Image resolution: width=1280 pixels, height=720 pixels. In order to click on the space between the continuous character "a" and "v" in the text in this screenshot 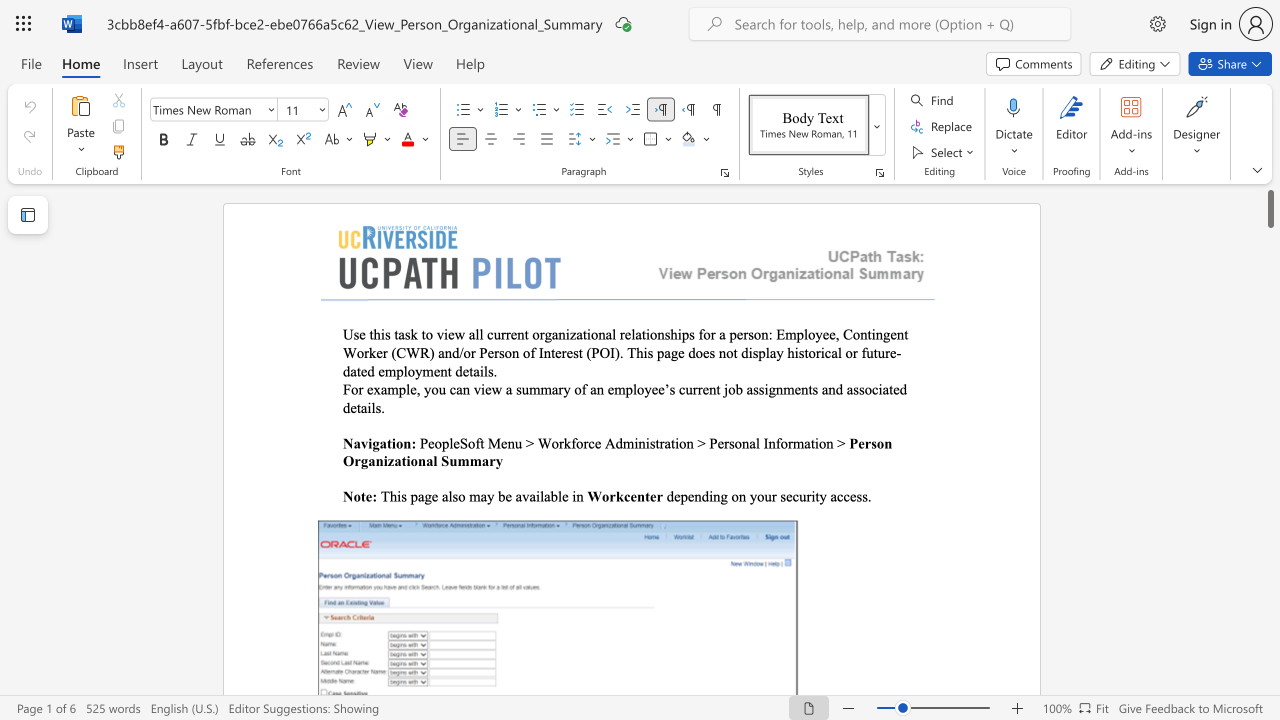, I will do `click(360, 442)`.